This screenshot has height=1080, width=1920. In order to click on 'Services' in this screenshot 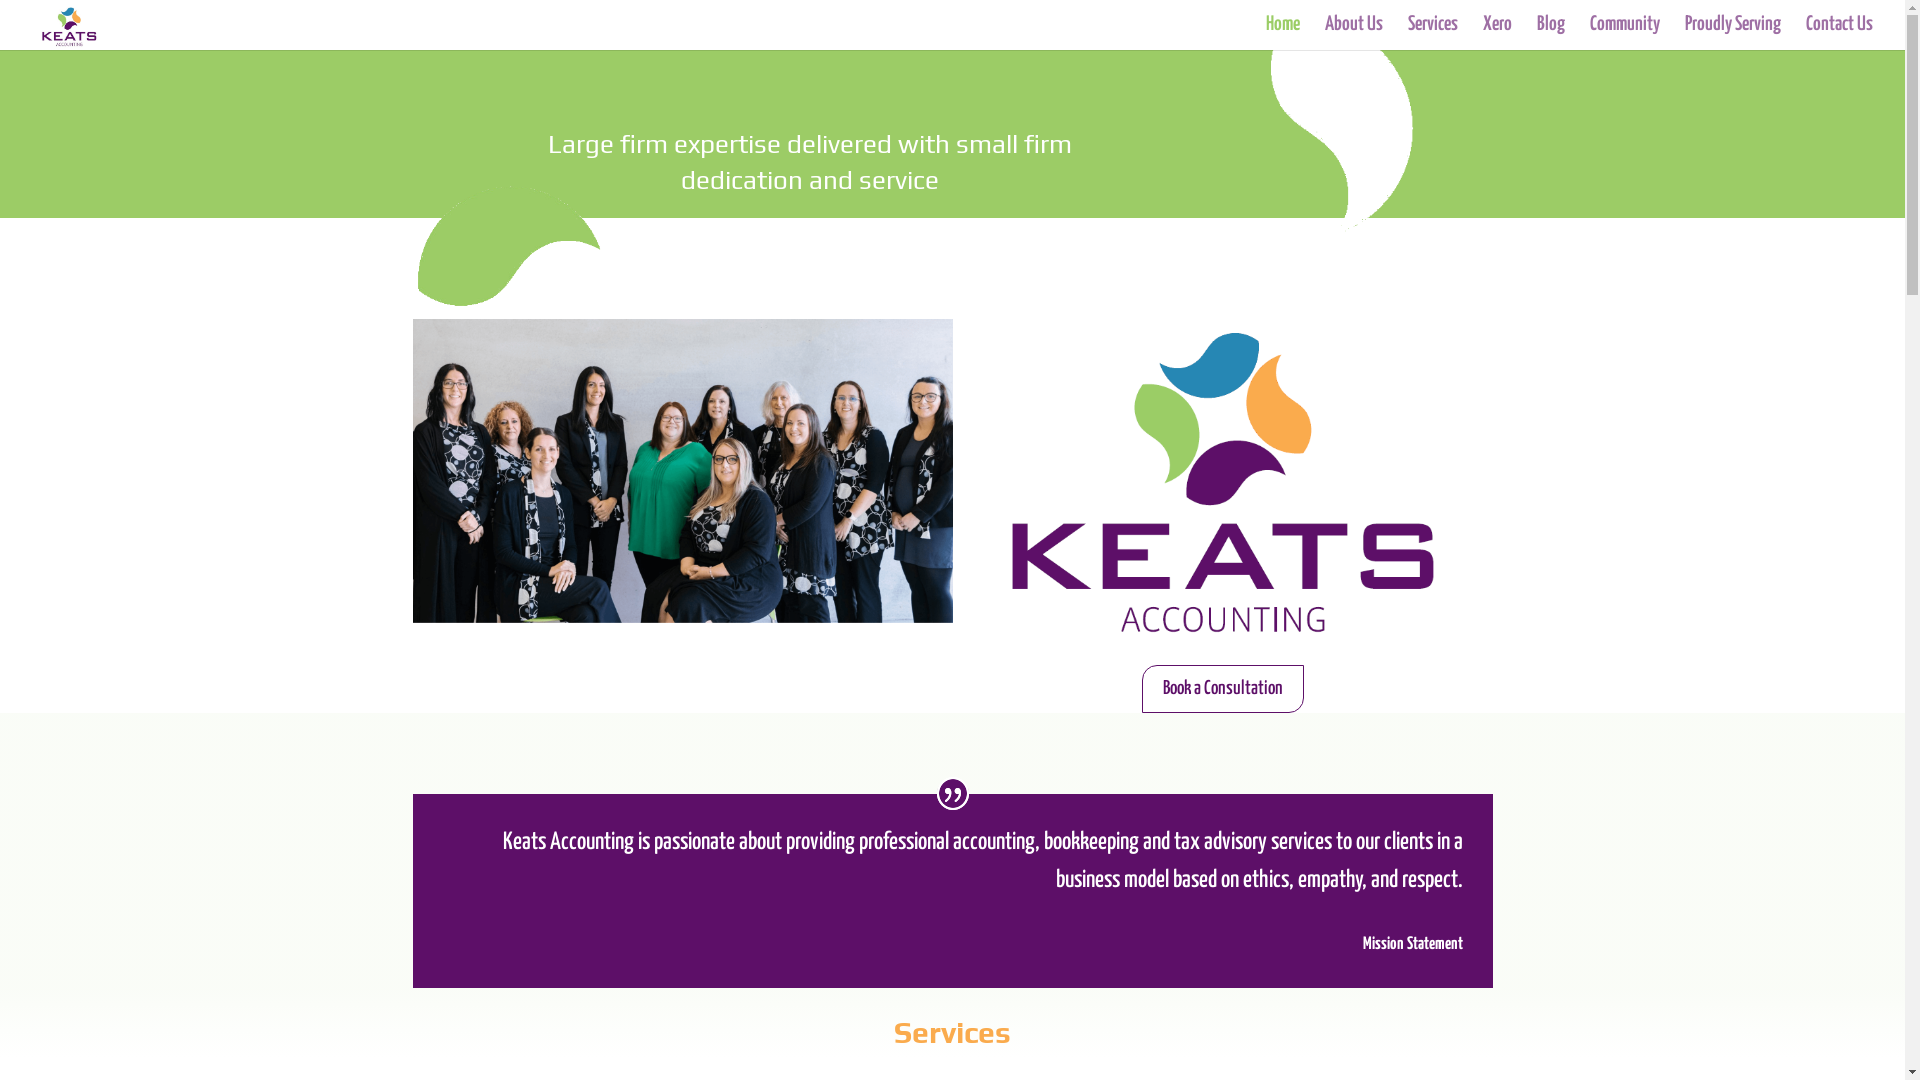, I will do `click(1432, 34)`.